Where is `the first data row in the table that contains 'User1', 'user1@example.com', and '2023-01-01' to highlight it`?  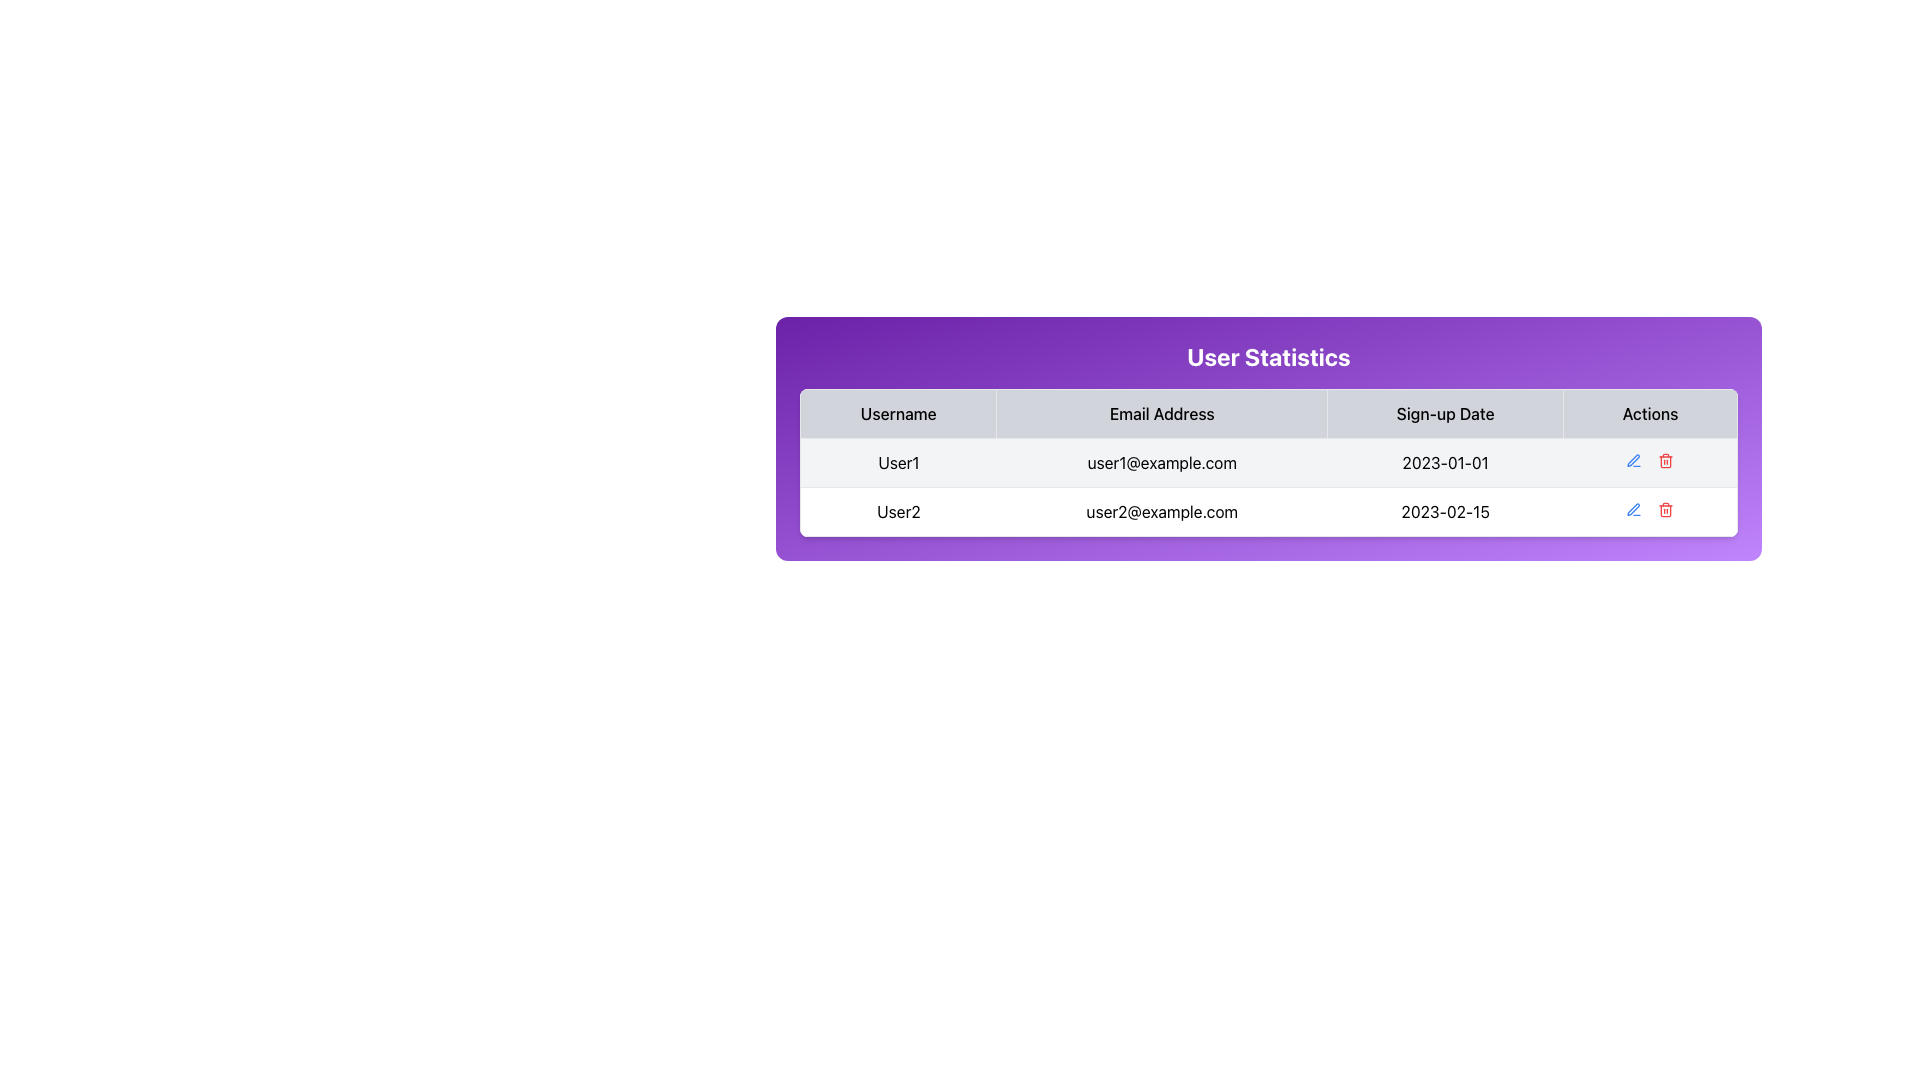 the first data row in the table that contains 'User1', 'user1@example.com', and '2023-01-01' to highlight it is located at coordinates (1267, 486).